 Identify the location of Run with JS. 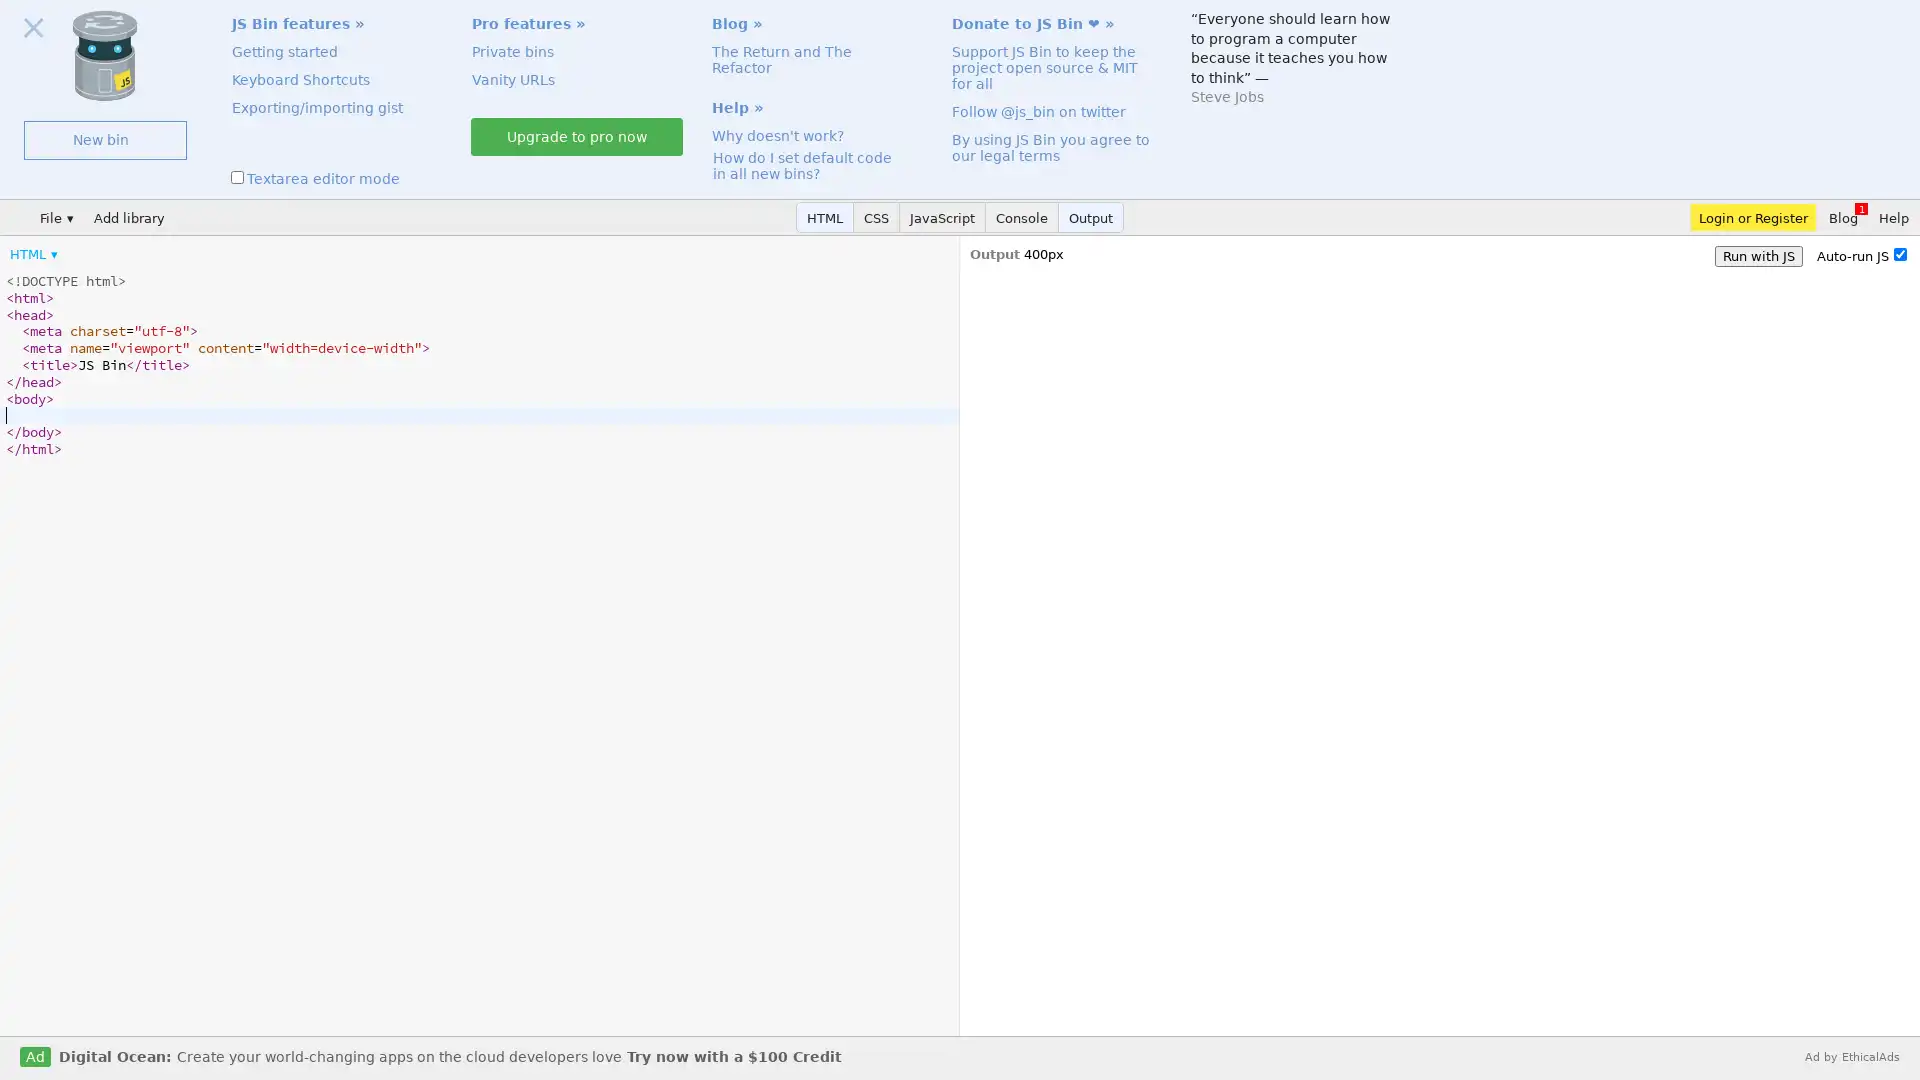
(1757, 255).